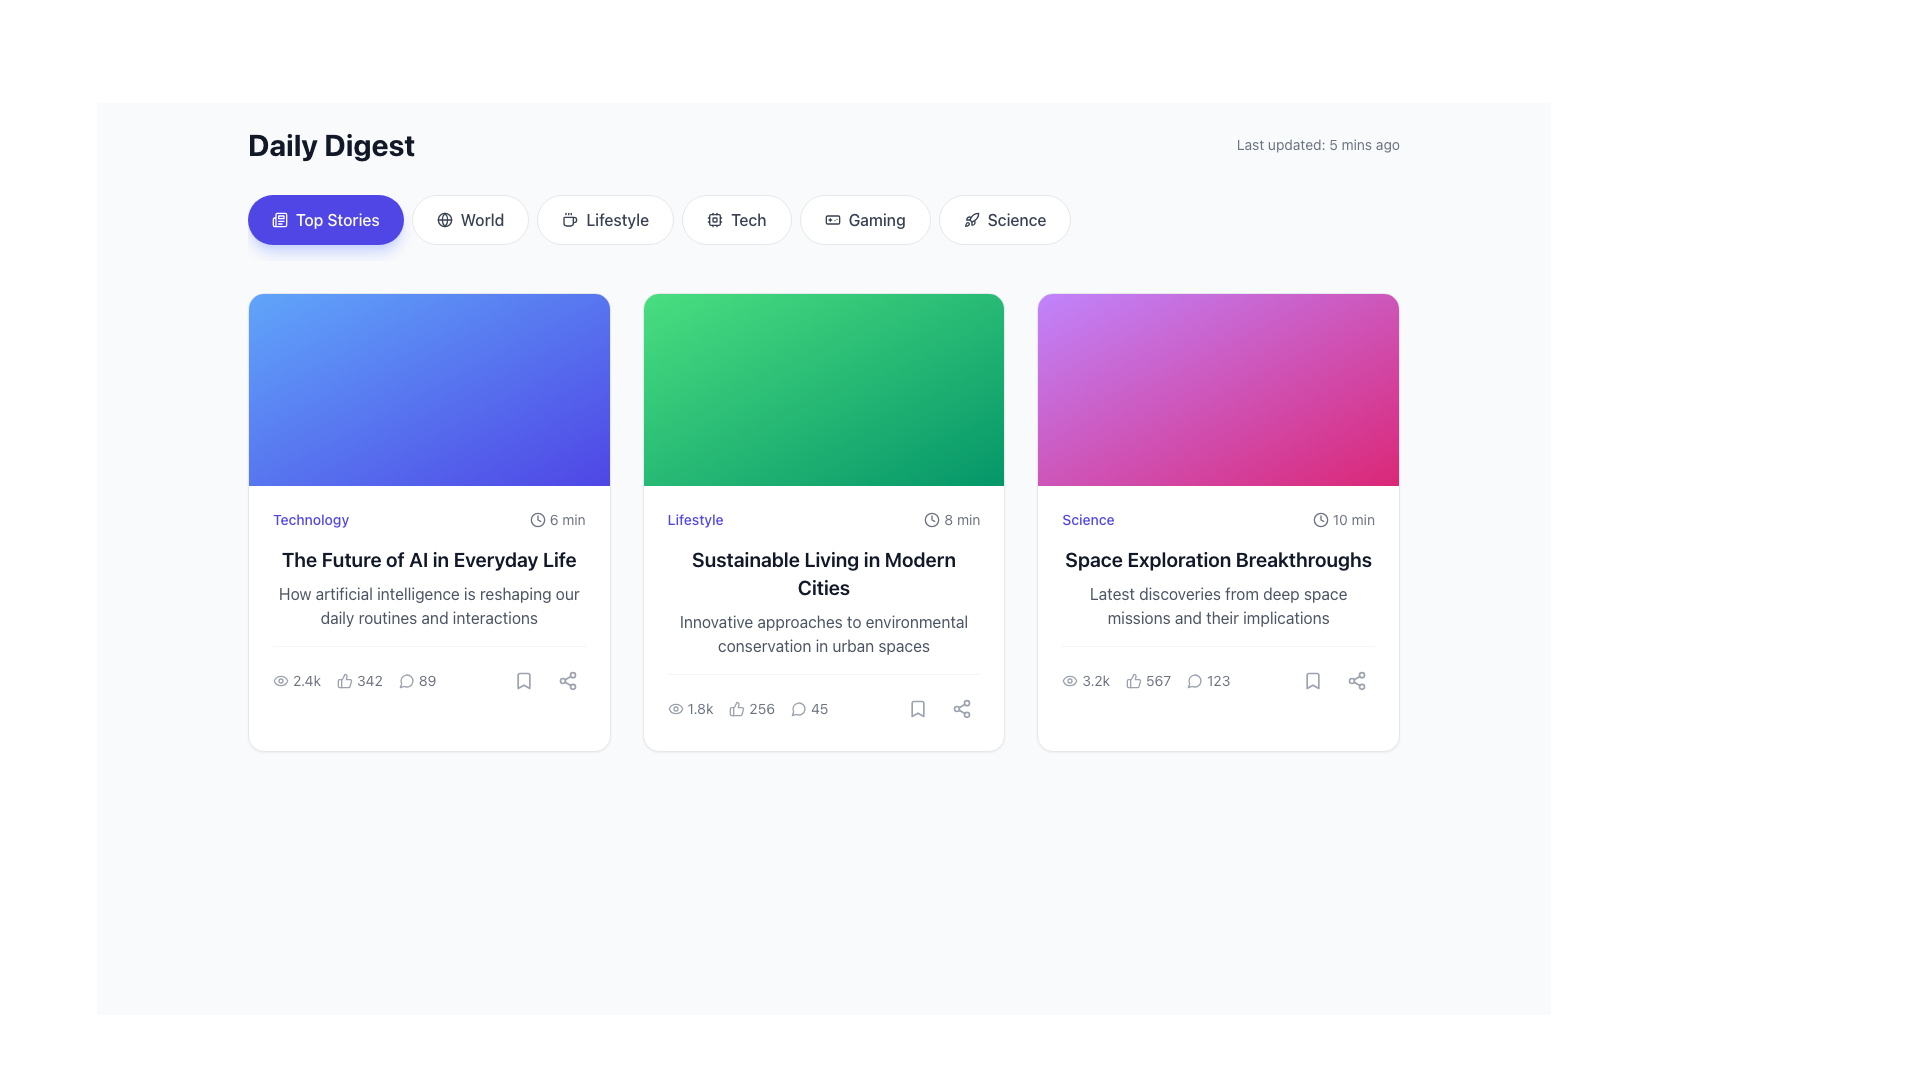 The height and width of the screenshot is (1080, 1920). Describe the element at coordinates (1148, 680) in the screenshot. I see `text displaying the number of likes associated with the card's content, which is positioned to the right of the thumbs-up icon and between the view count and the comment count in the 'Space Exploration Breakthroughs' card` at that location.